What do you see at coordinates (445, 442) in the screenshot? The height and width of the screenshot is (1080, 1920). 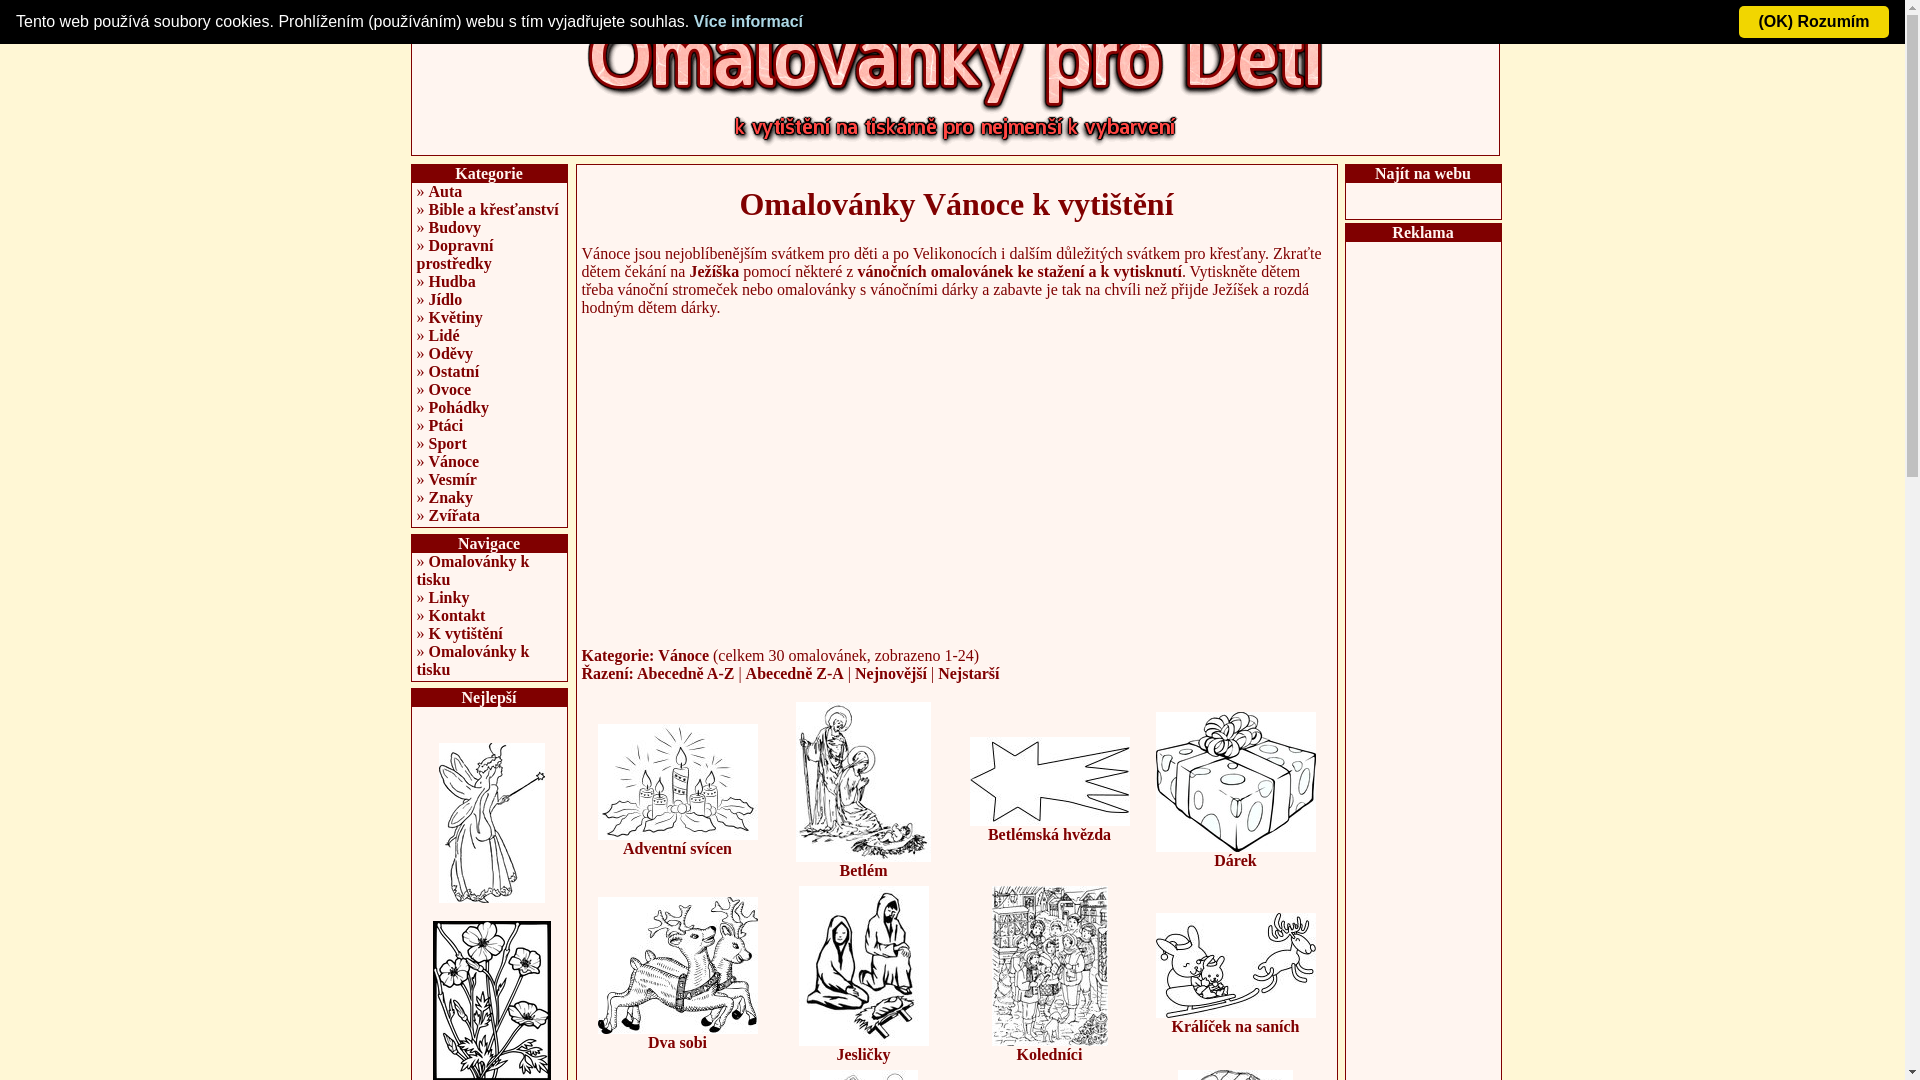 I see `'Sport'` at bounding box center [445, 442].